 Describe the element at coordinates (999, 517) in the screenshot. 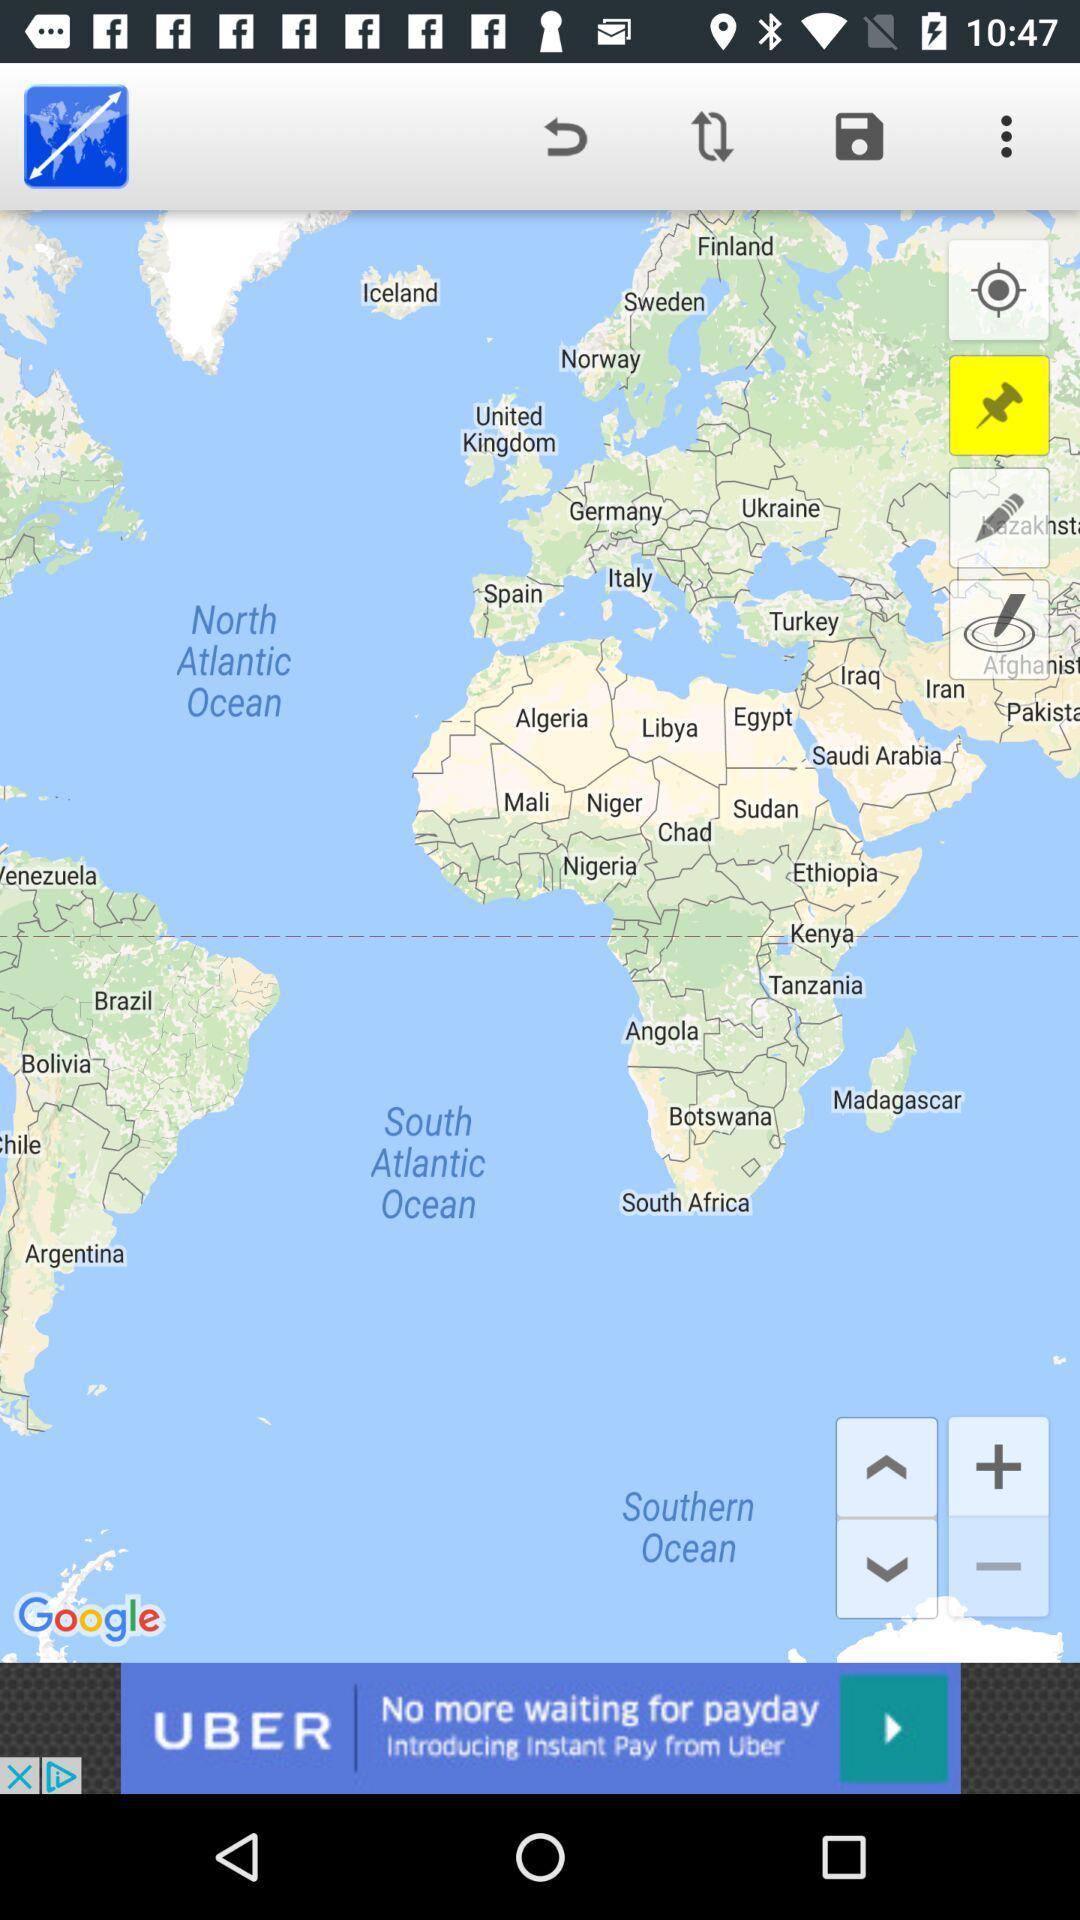

I see `the edit icon` at that location.